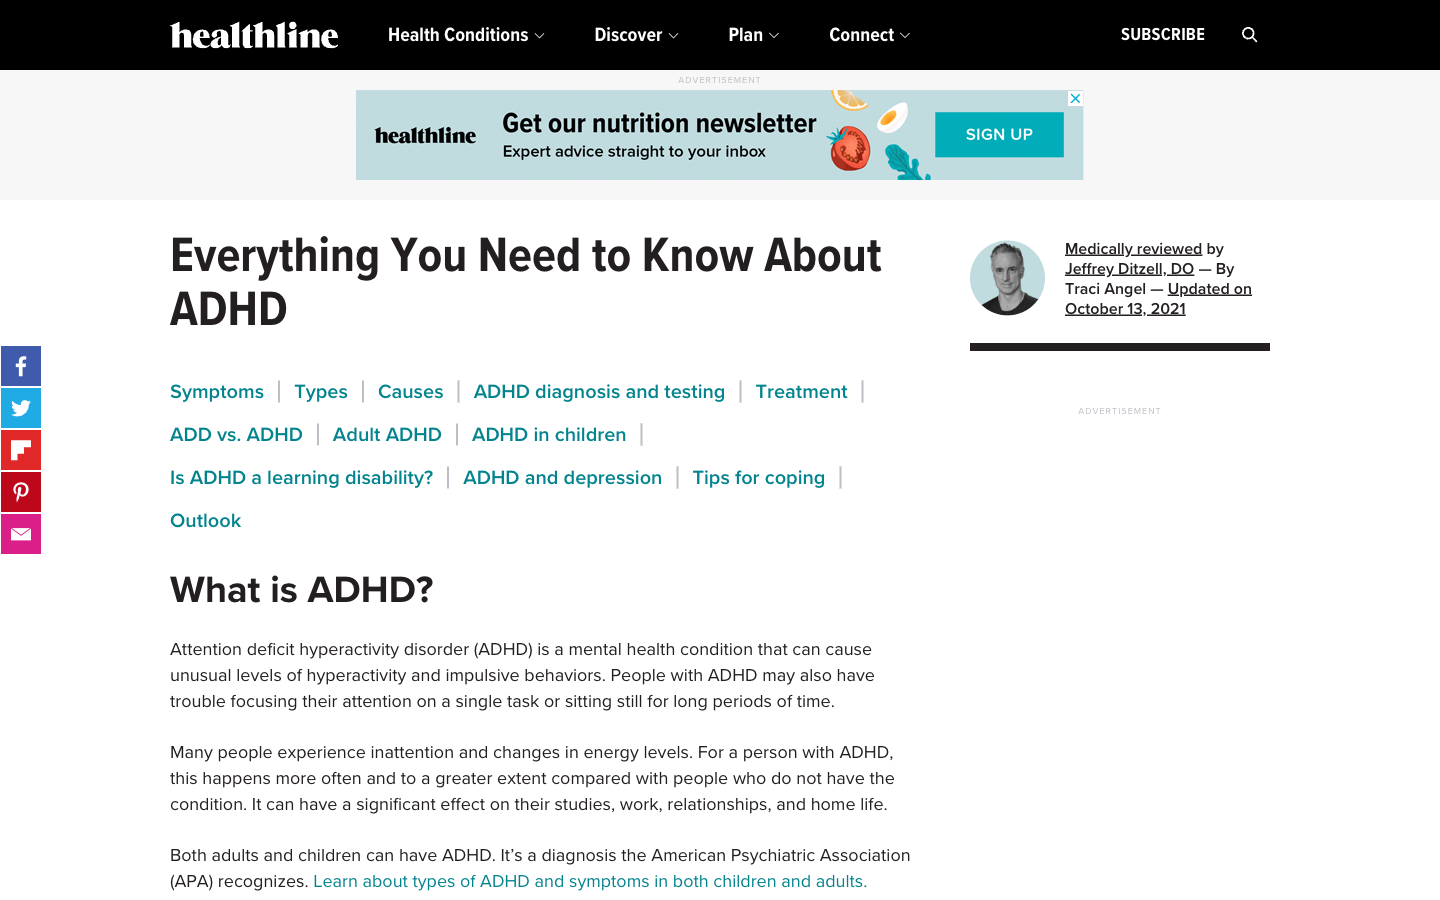  I want to click on Search up methods for handling ADHD, so click(757, 476).